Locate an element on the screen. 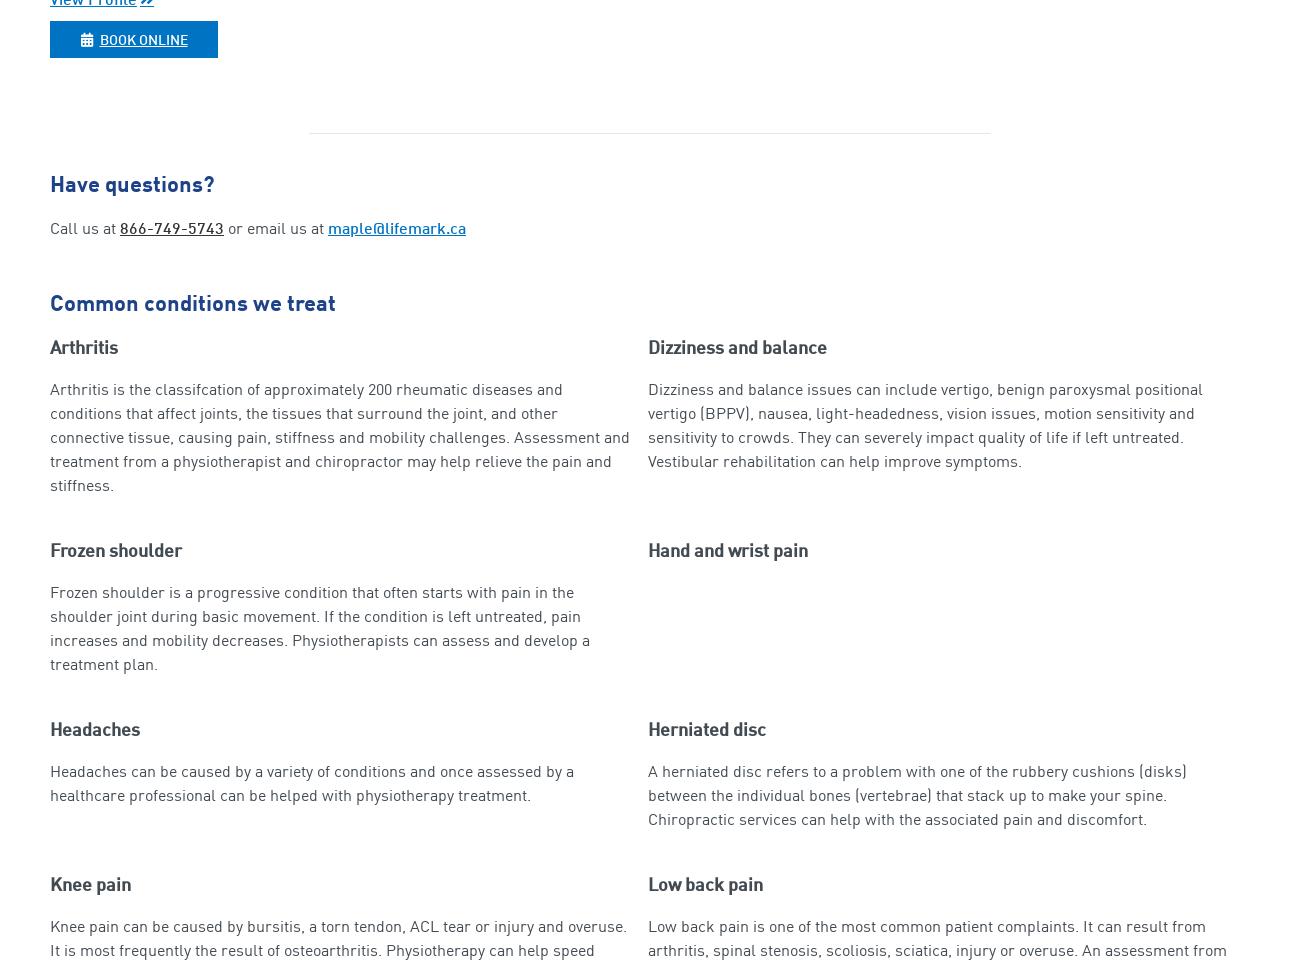  'Languages: English' is located at coordinates (49, 69).